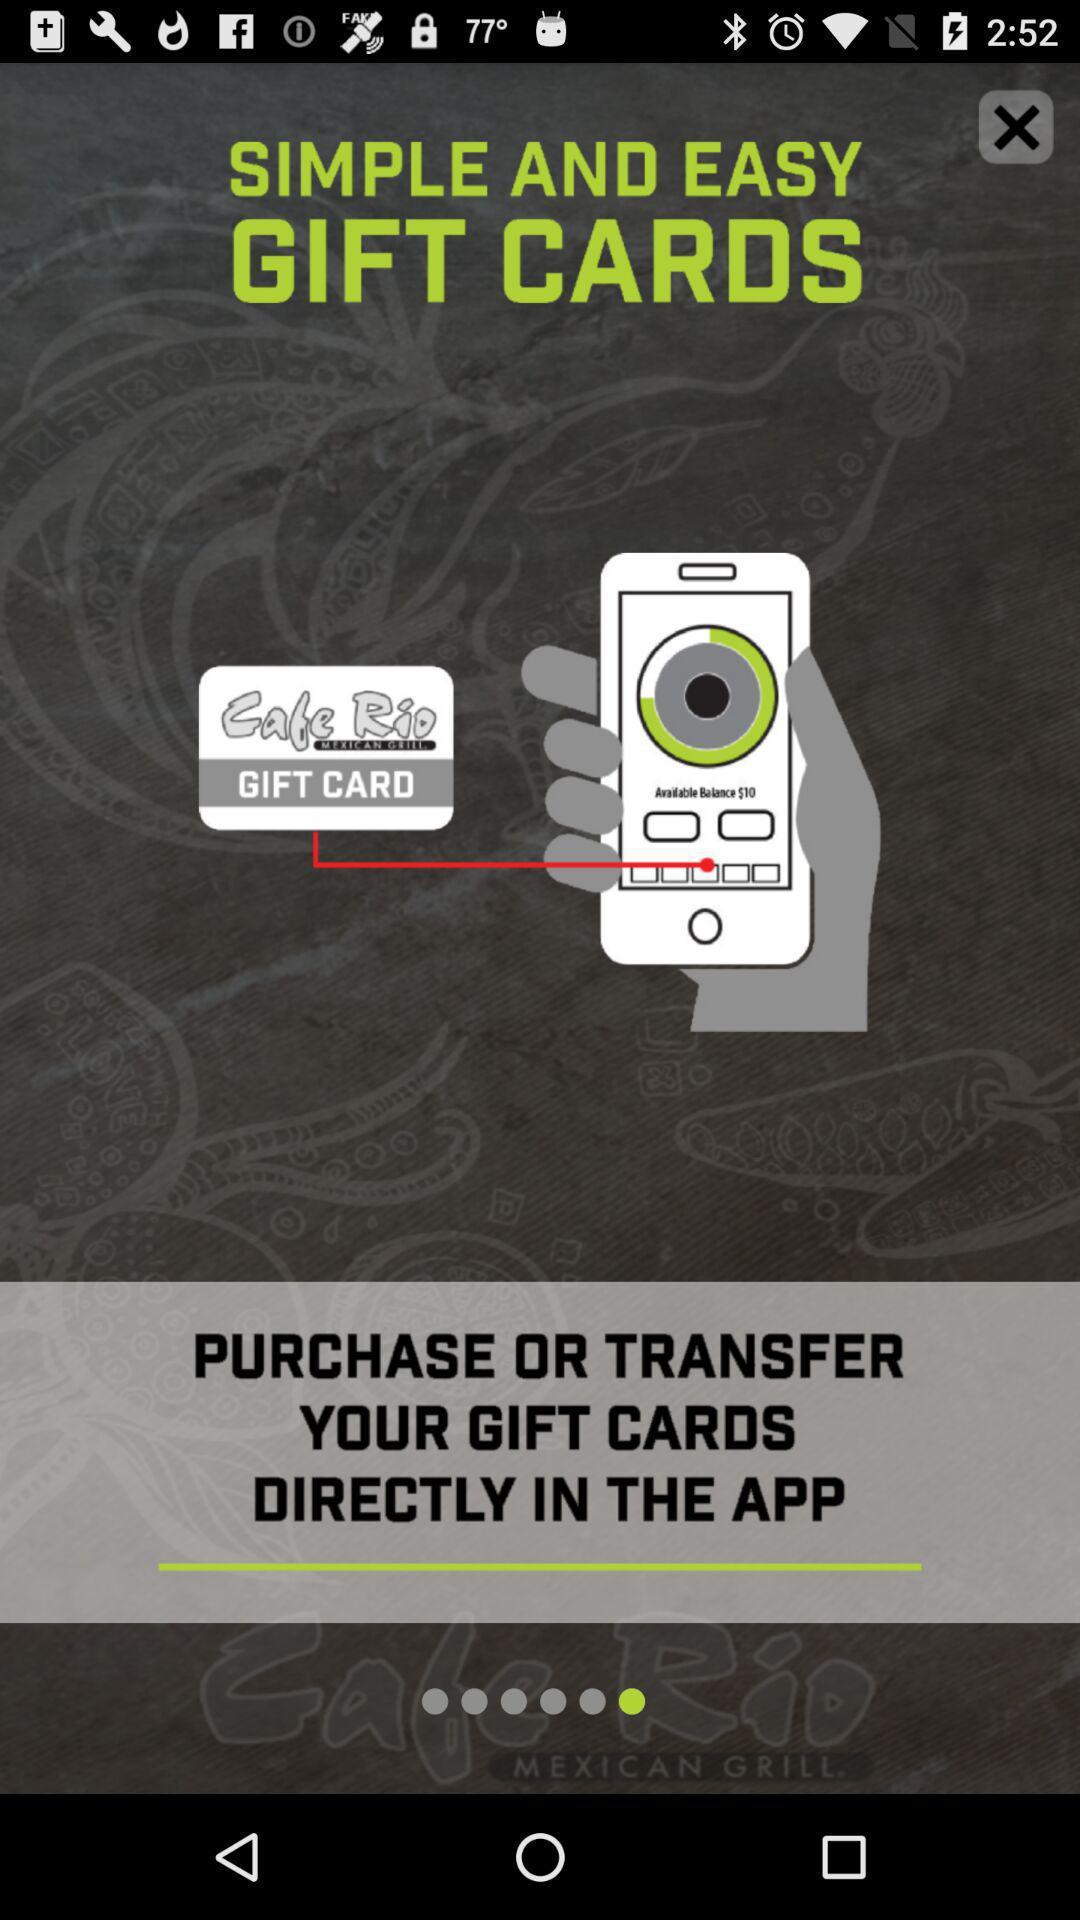 The image size is (1080, 1920). I want to click on cancel, so click(1016, 125).